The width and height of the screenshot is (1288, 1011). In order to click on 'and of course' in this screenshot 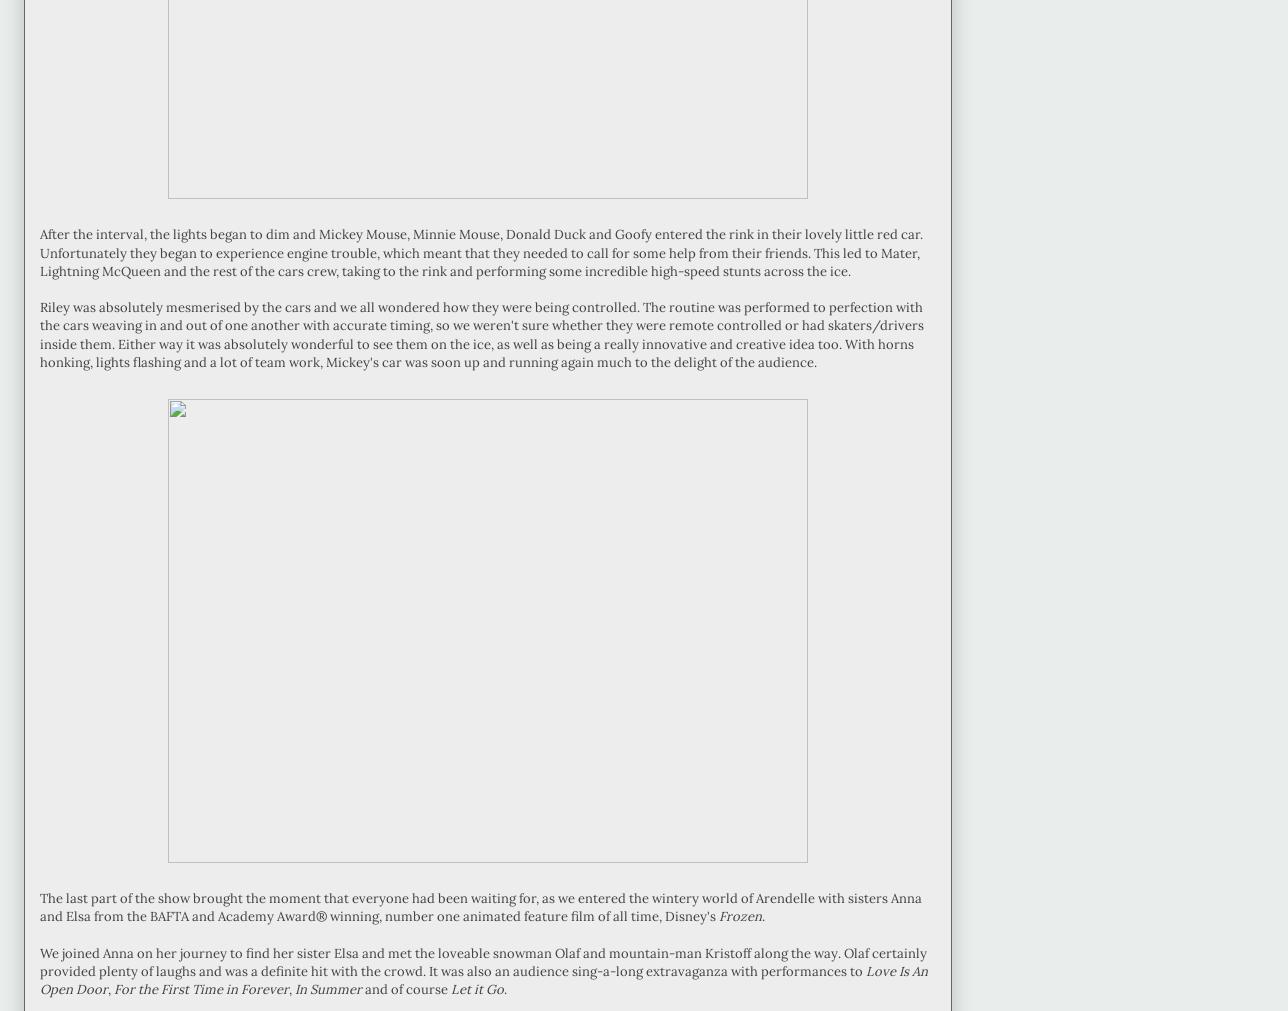, I will do `click(406, 989)`.